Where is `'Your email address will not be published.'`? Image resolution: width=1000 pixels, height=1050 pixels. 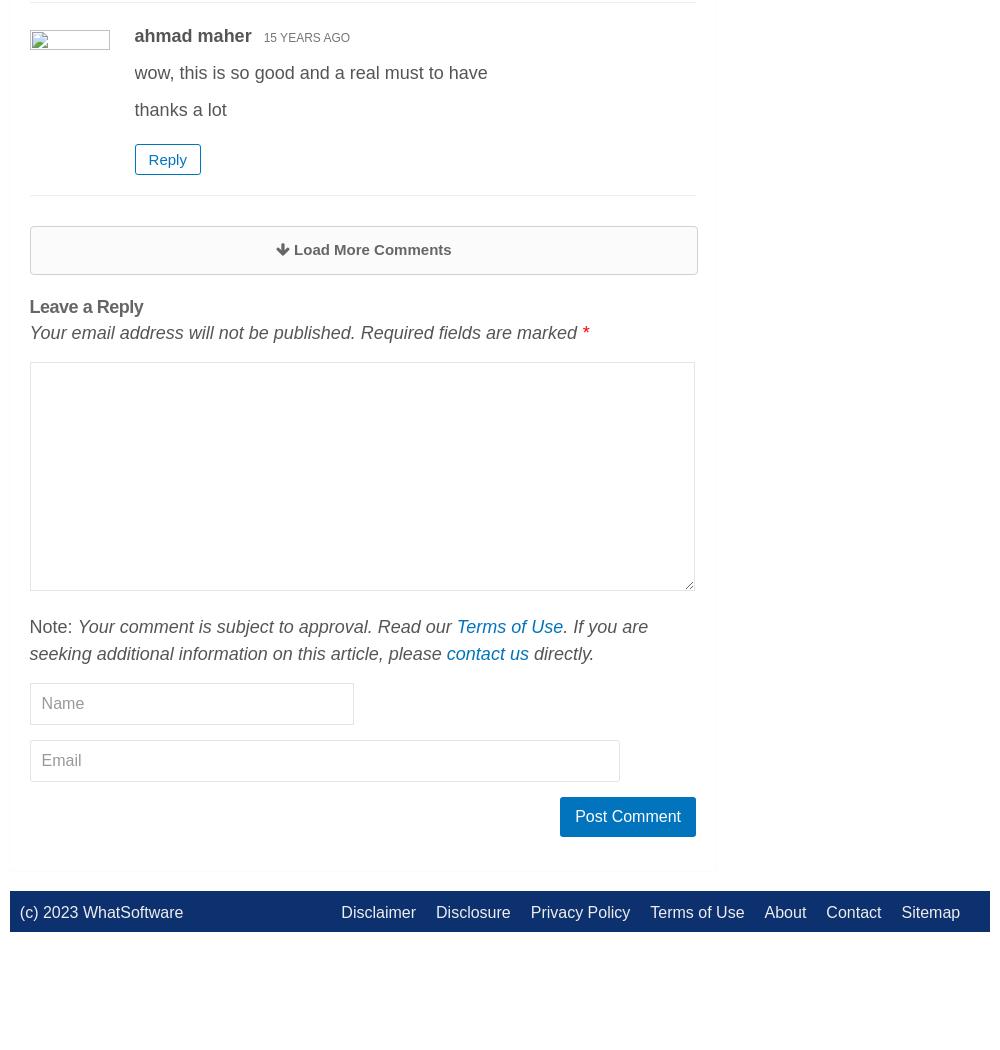
'Your email address will not be published.' is located at coordinates (191, 332).